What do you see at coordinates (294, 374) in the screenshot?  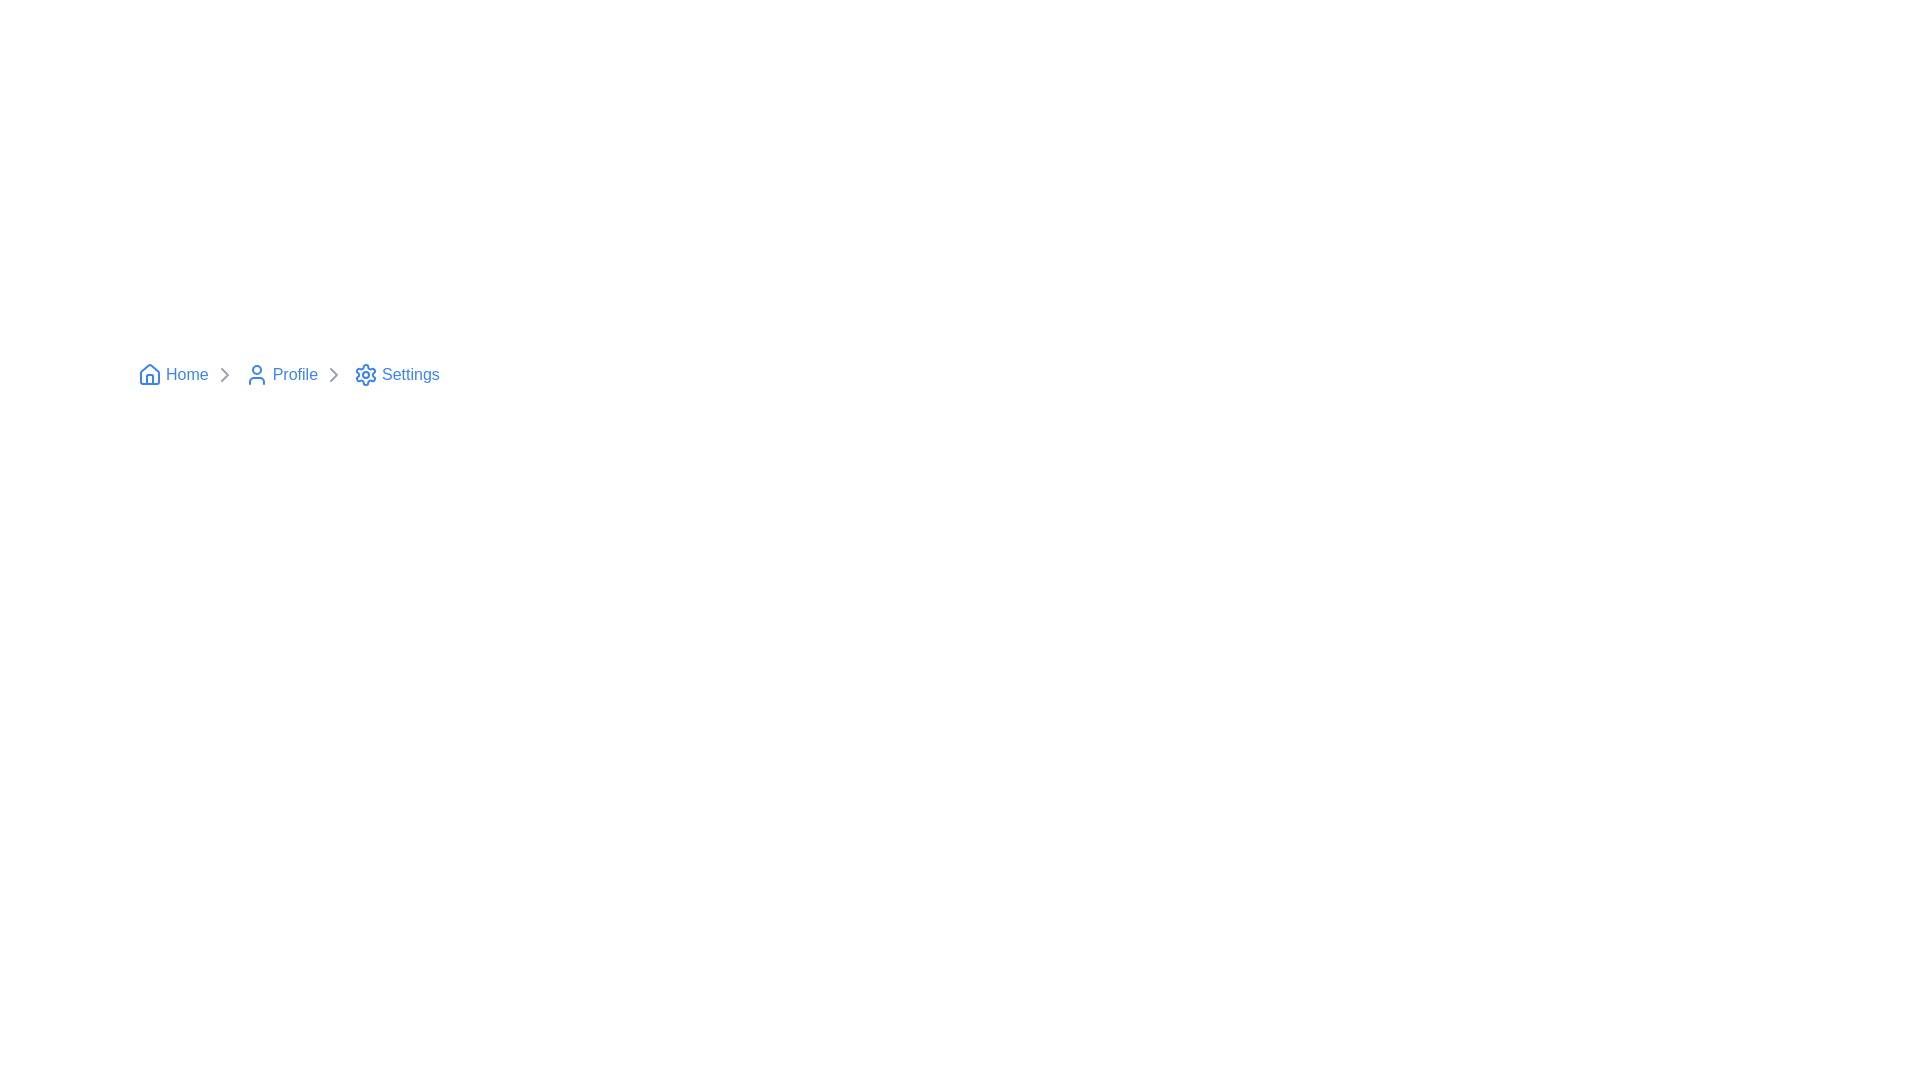 I see `the blue 'Profile' text label in the breadcrumb navigation bar` at bounding box center [294, 374].